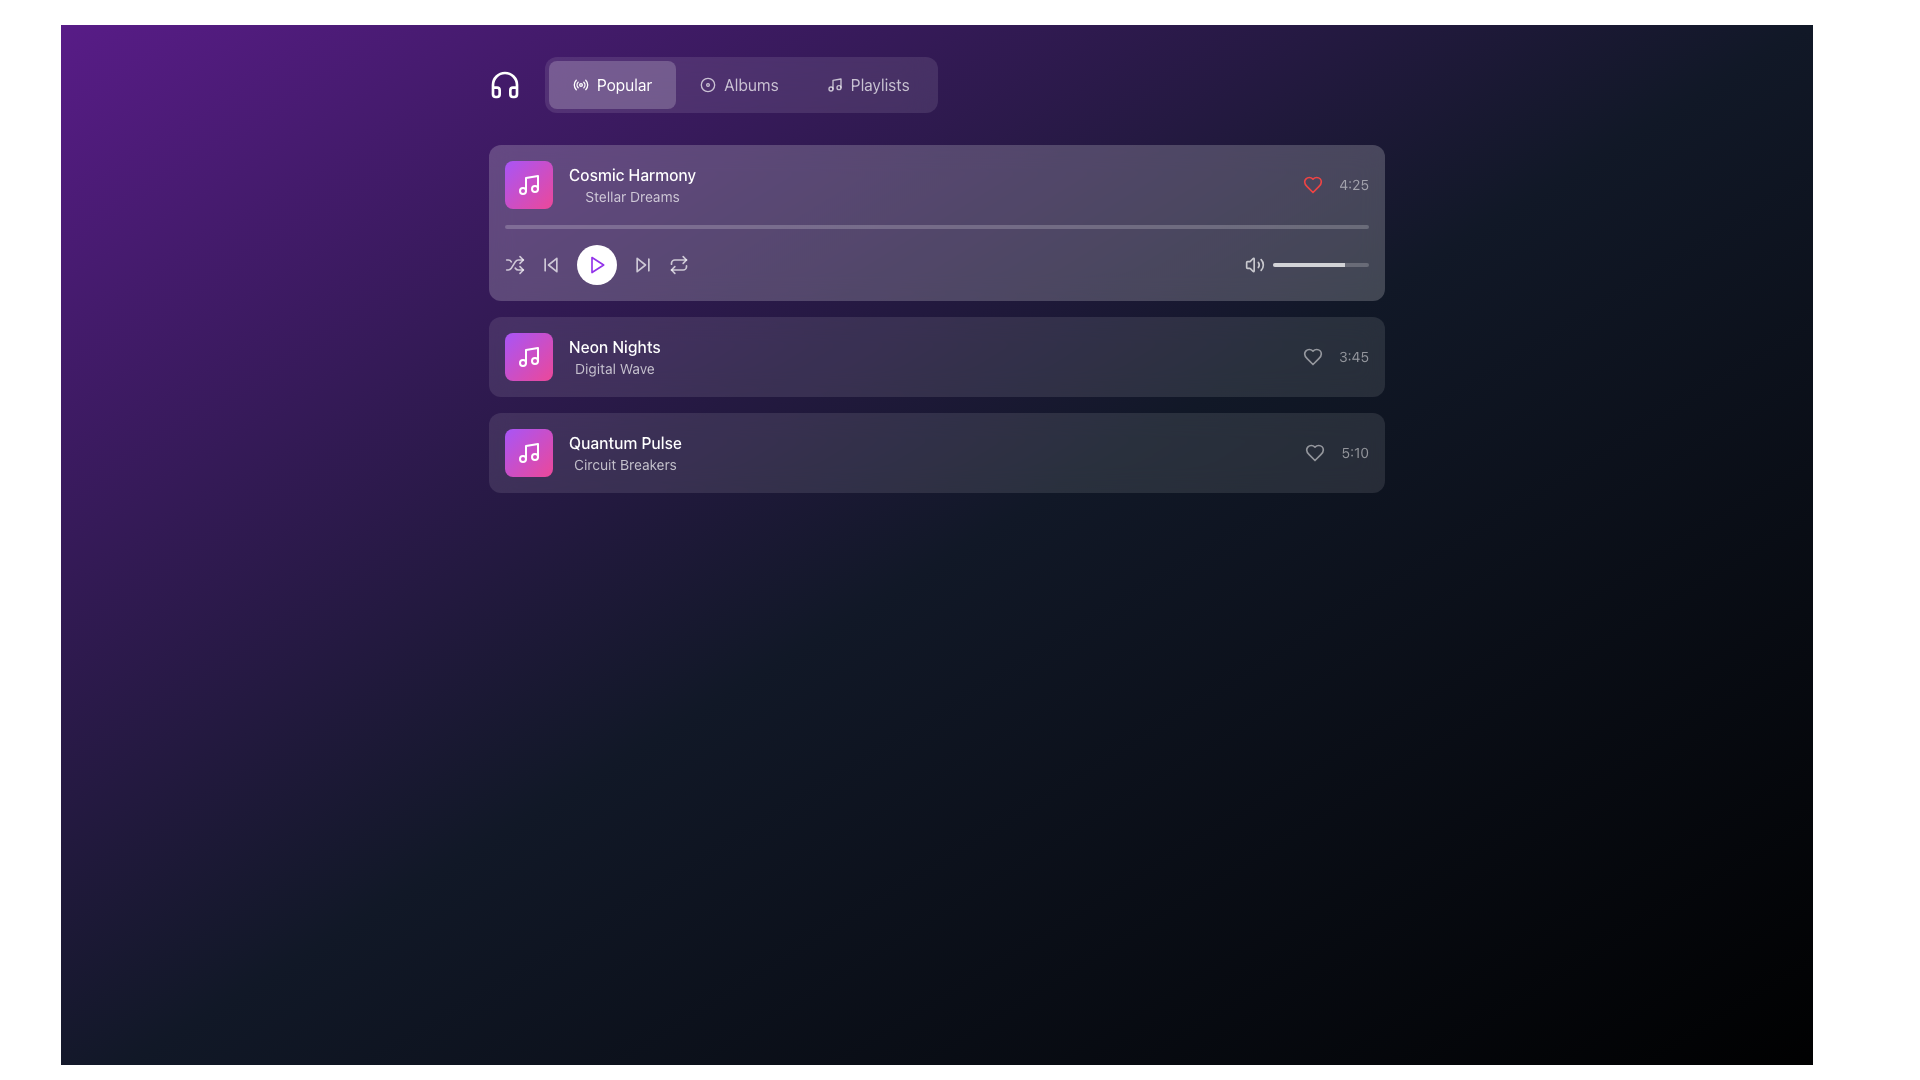  Describe the element at coordinates (1320, 264) in the screenshot. I see `the progress bar, which is a rounded rectangular element with a light gray background and a filled white section` at that location.